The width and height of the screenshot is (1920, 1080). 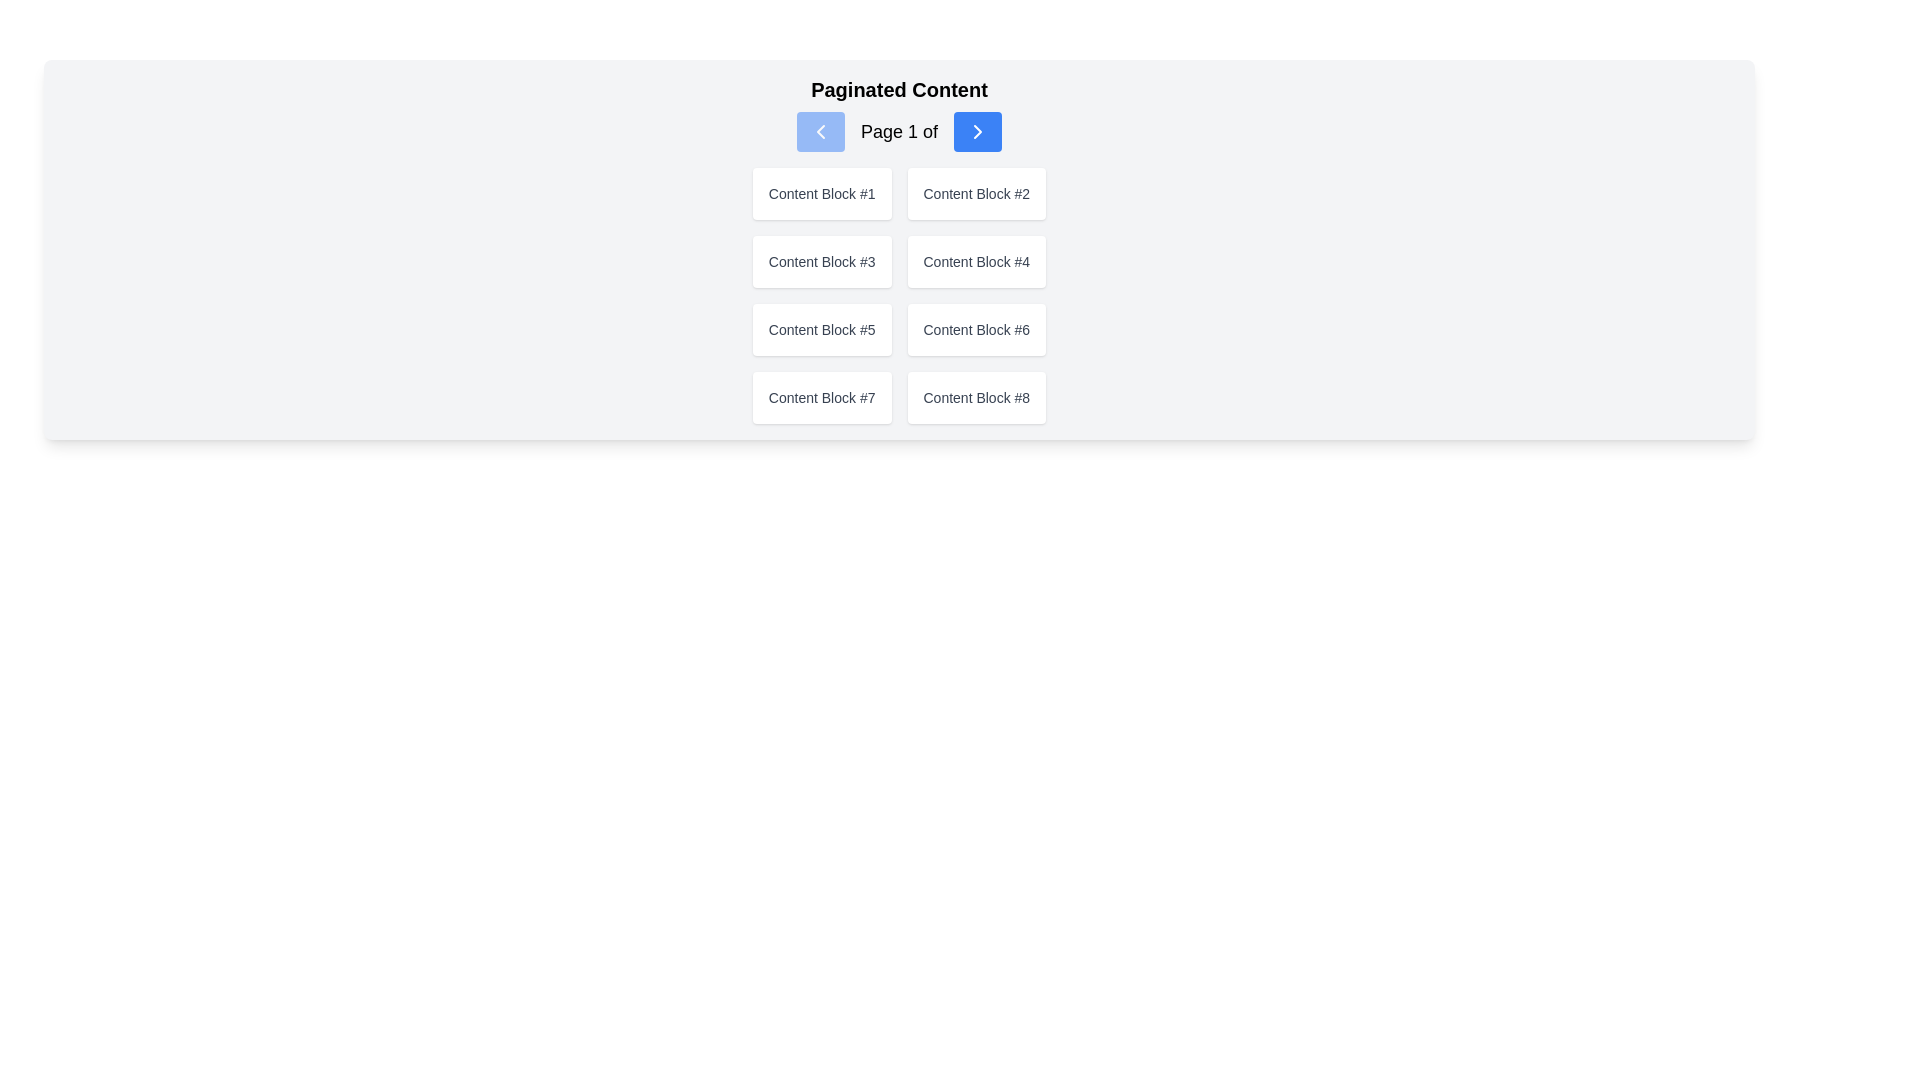 What do you see at coordinates (978, 131) in the screenshot?
I see `the rightward-pointing chevron icon, which is white inside a blue circular background` at bounding box center [978, 131].